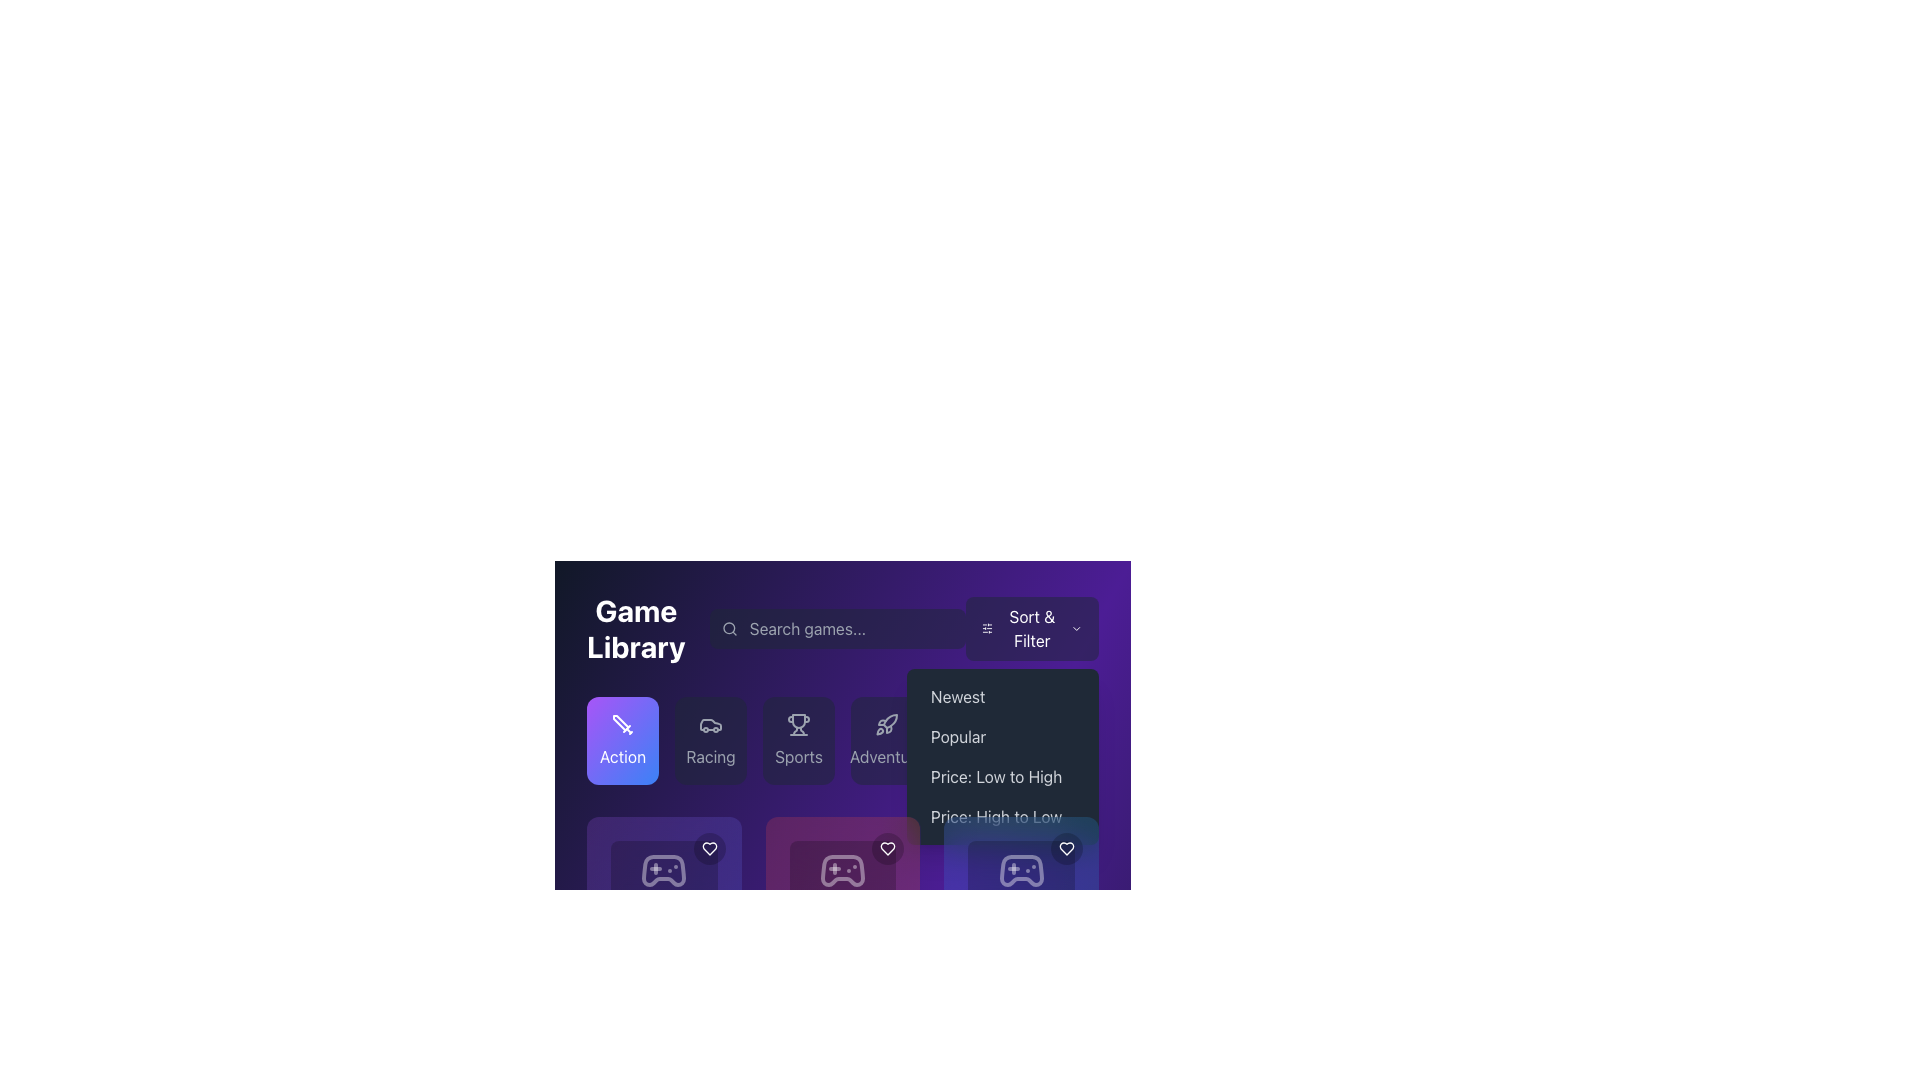  Describe the element at coordinates (887, 848) in the screenshot. I see `the heart-shaped icon button located in the top-right corner of the 'Shadow Realm' game card for accessibility navigation` at that location.